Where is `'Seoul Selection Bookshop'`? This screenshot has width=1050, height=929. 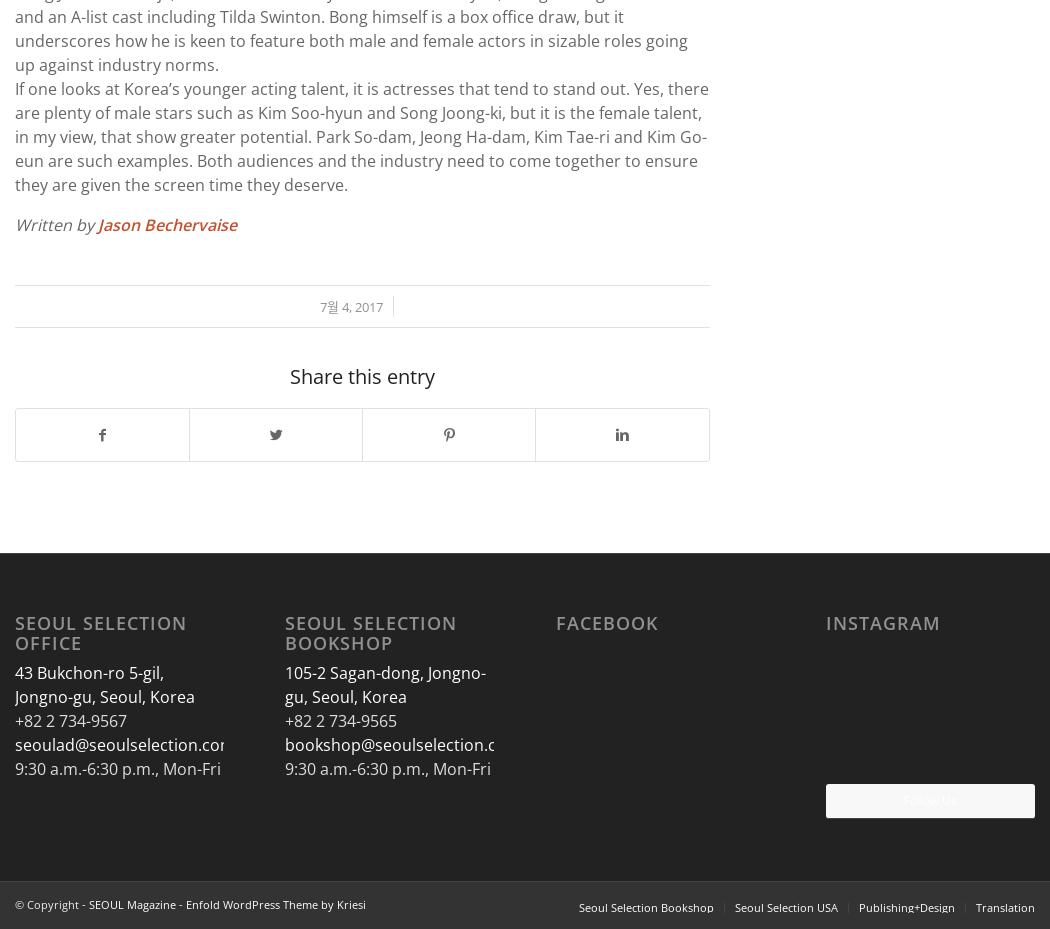 'Seoul Selection Bookshop' is located at coordinates (369, 631).